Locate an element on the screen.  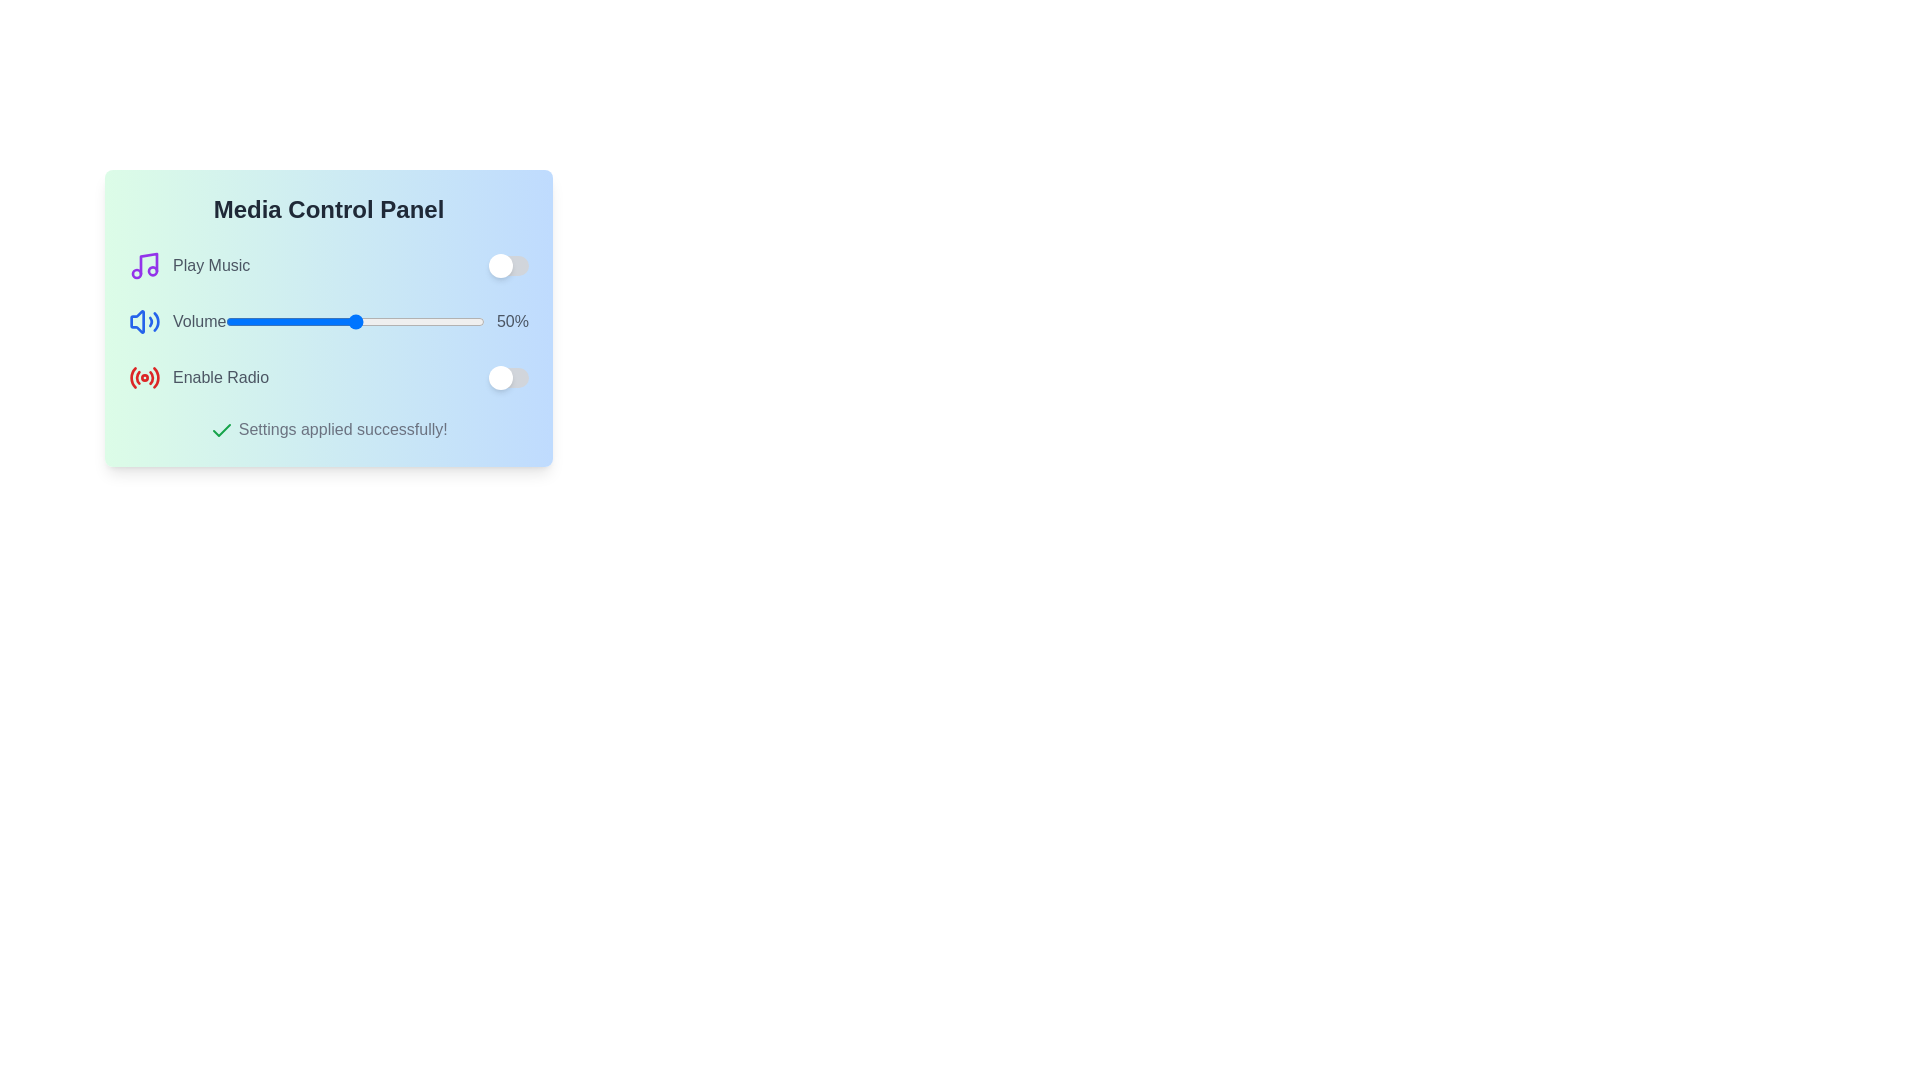
the decorative 'Play Music' icon located at the far left of the control panel is located at coordinates (143, 265).